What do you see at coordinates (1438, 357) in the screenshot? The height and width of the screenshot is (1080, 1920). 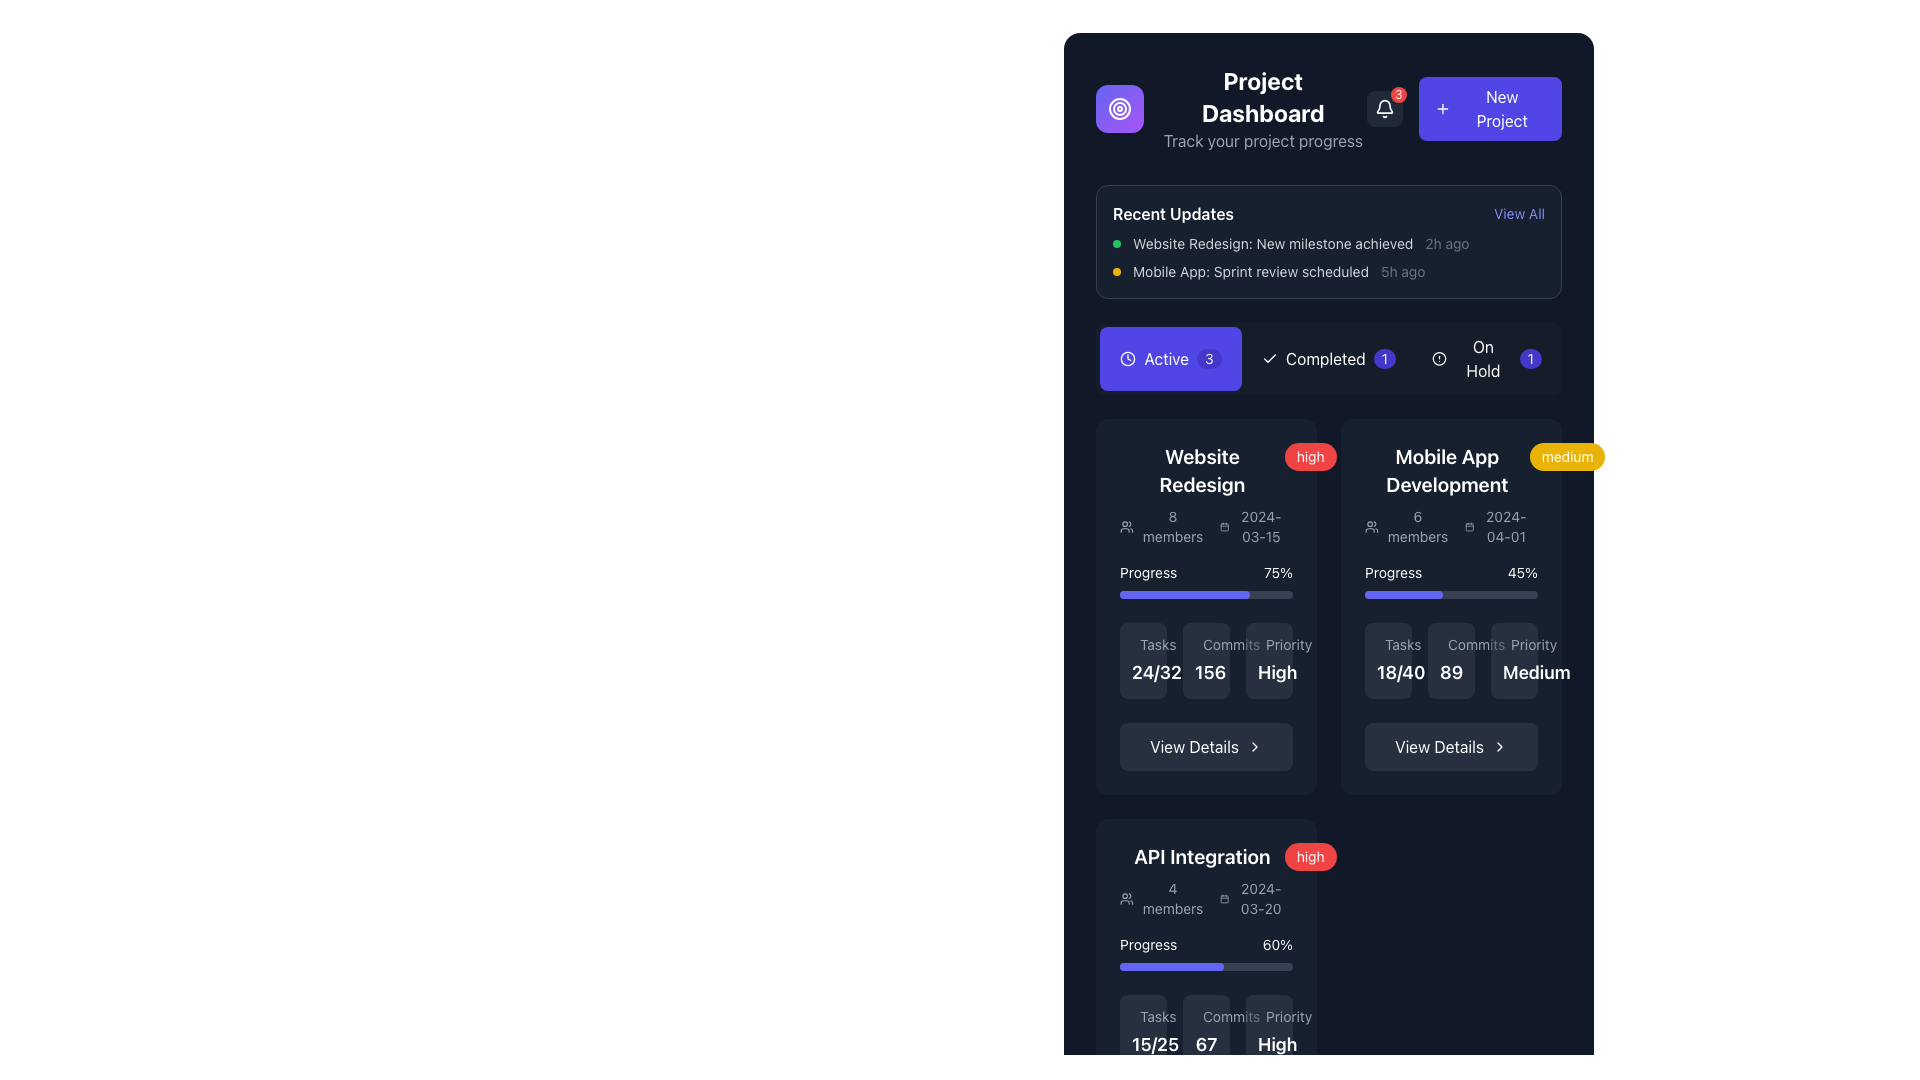 I see `the status indicator icon located to the left of the 'On Hold' text` at bounding box center [1438, 357].